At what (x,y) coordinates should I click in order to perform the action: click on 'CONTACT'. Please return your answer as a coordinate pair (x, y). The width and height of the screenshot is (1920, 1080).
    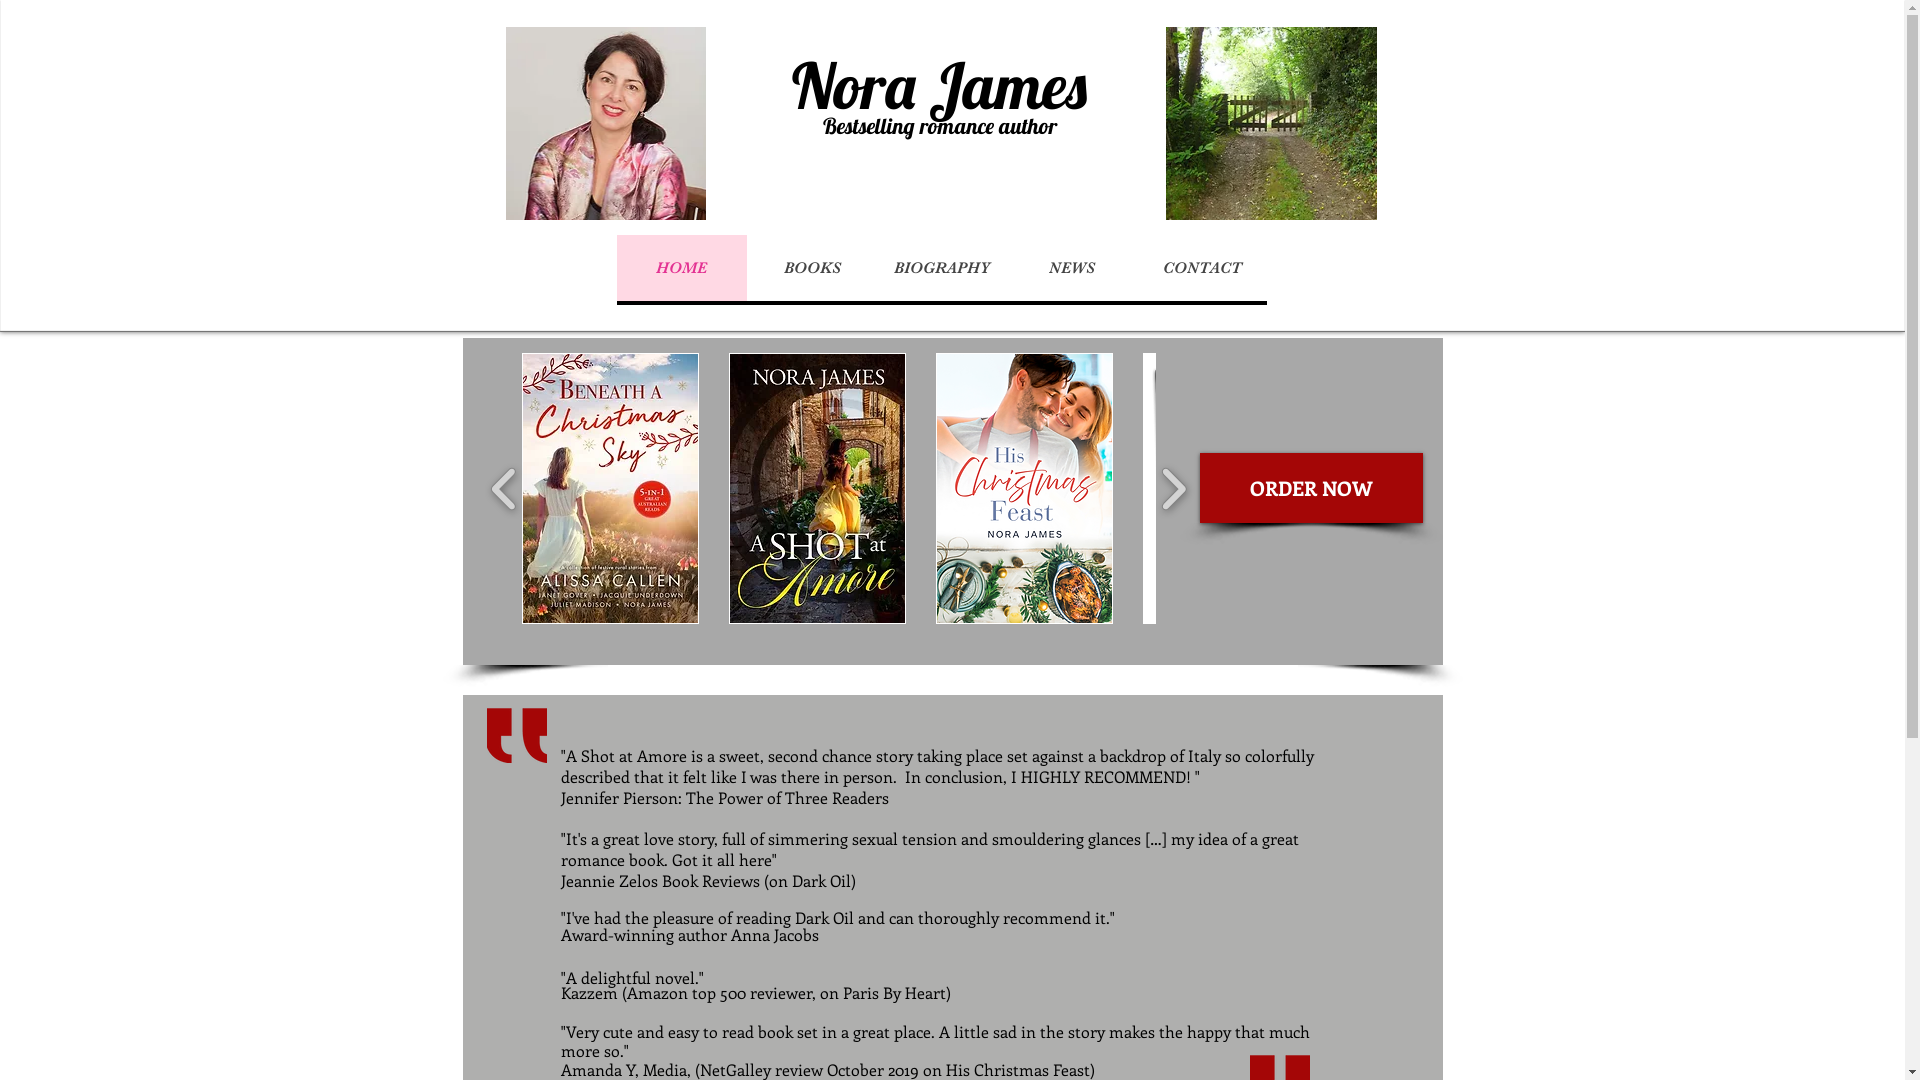
    Looking at the image, I should click on (1200, 266).